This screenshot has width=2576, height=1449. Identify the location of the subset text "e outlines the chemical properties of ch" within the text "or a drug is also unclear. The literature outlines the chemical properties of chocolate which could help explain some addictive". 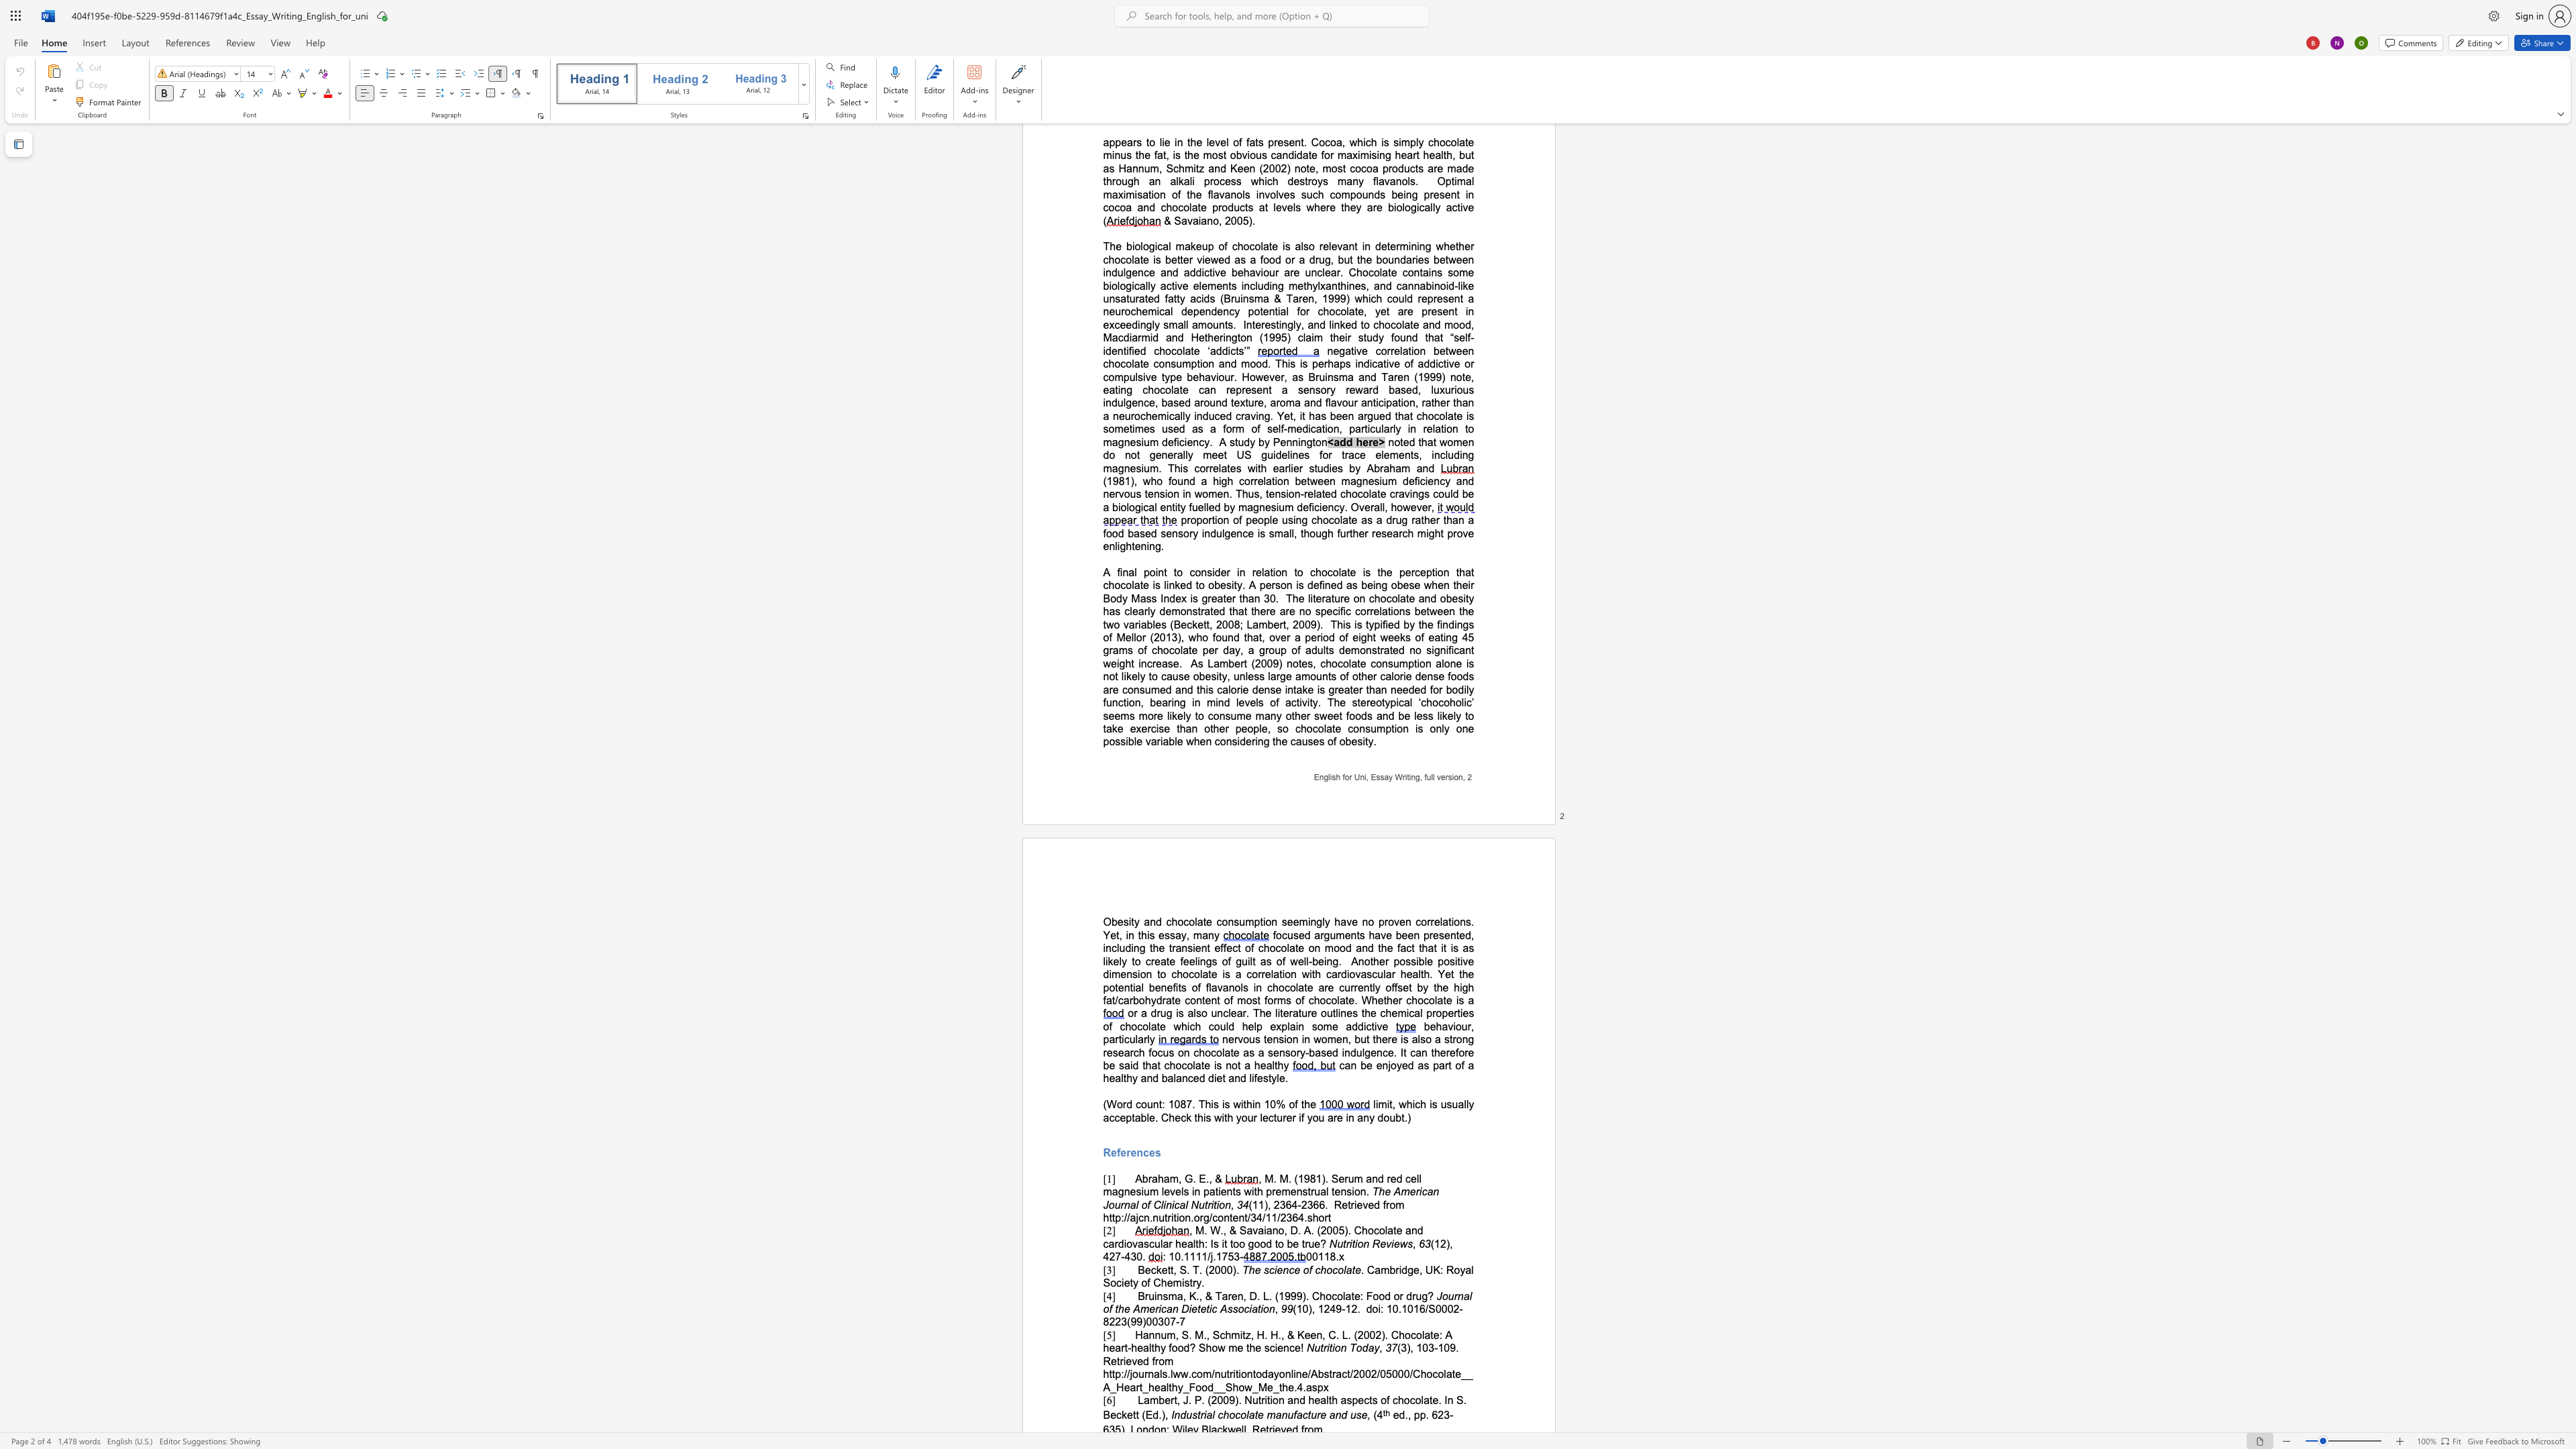
(1311, 1012).